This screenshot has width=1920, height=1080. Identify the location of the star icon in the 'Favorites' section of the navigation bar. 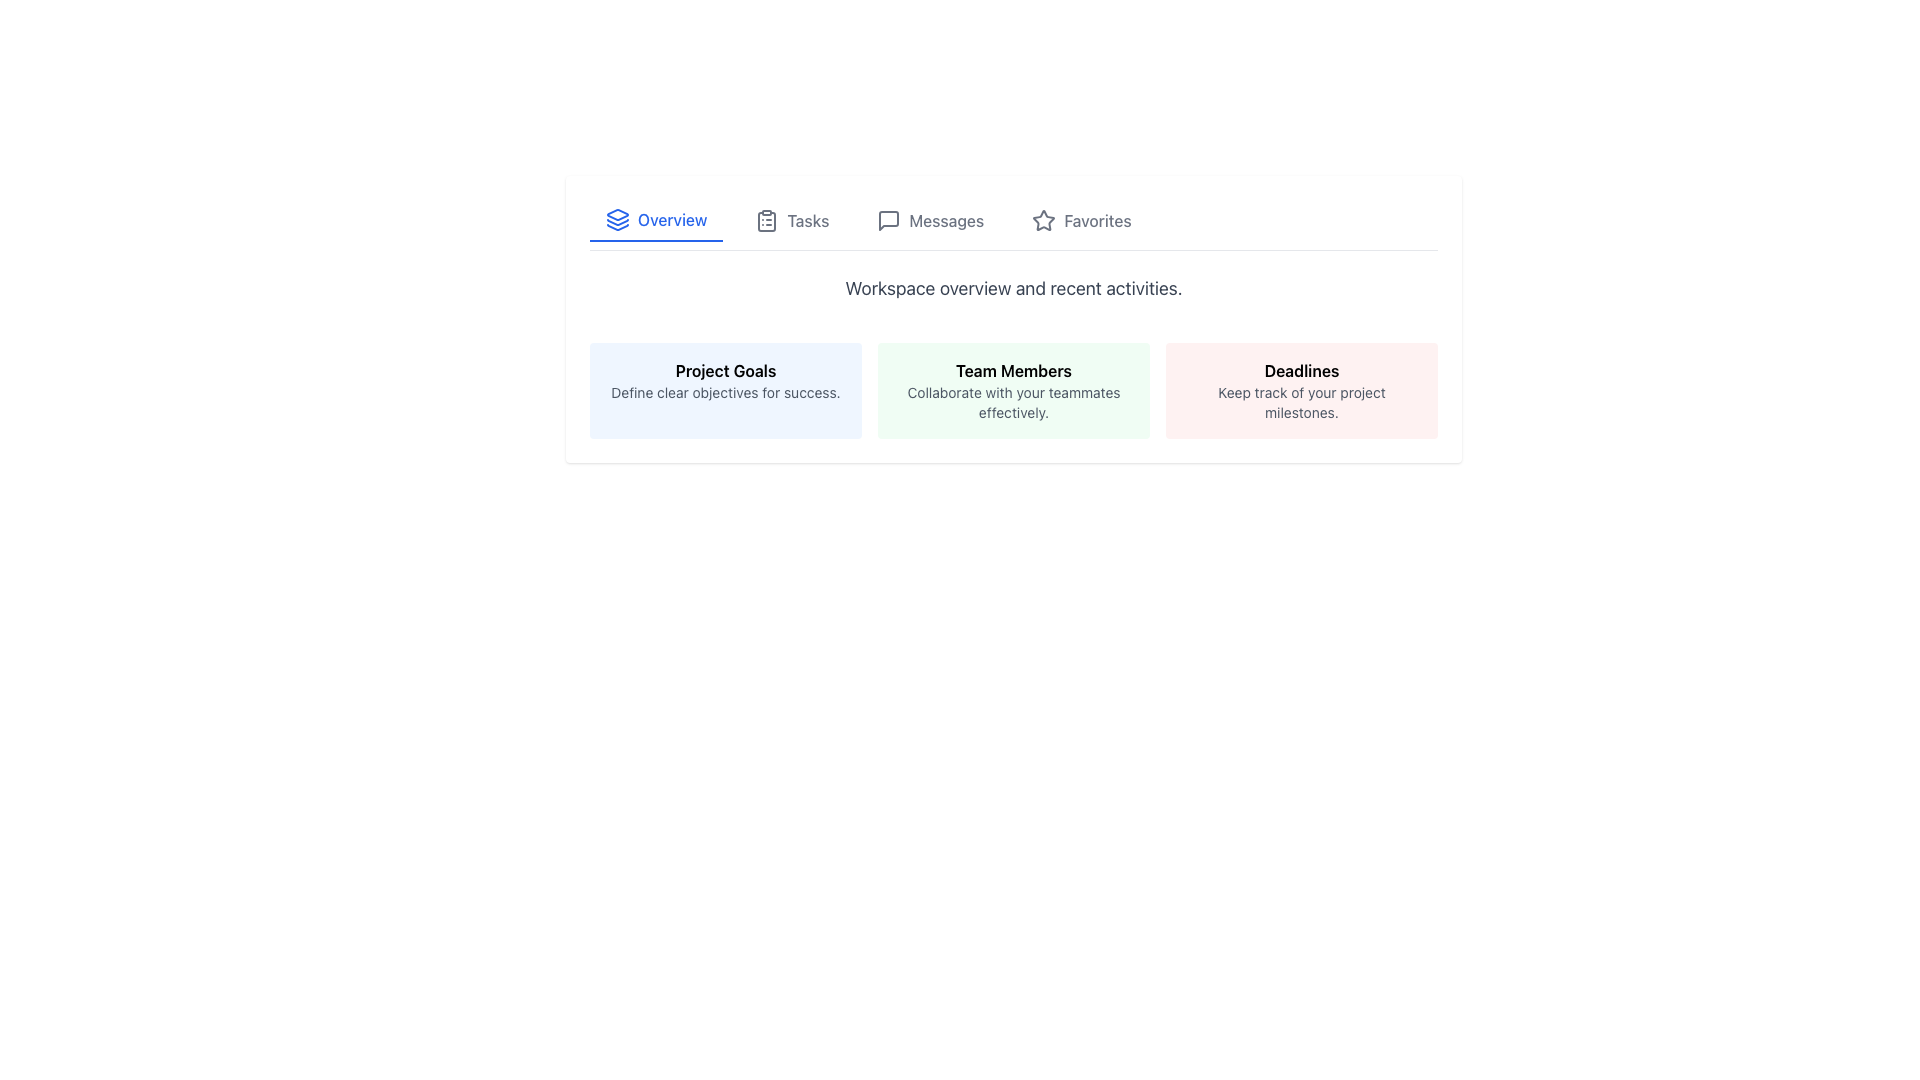
(1043, 220).